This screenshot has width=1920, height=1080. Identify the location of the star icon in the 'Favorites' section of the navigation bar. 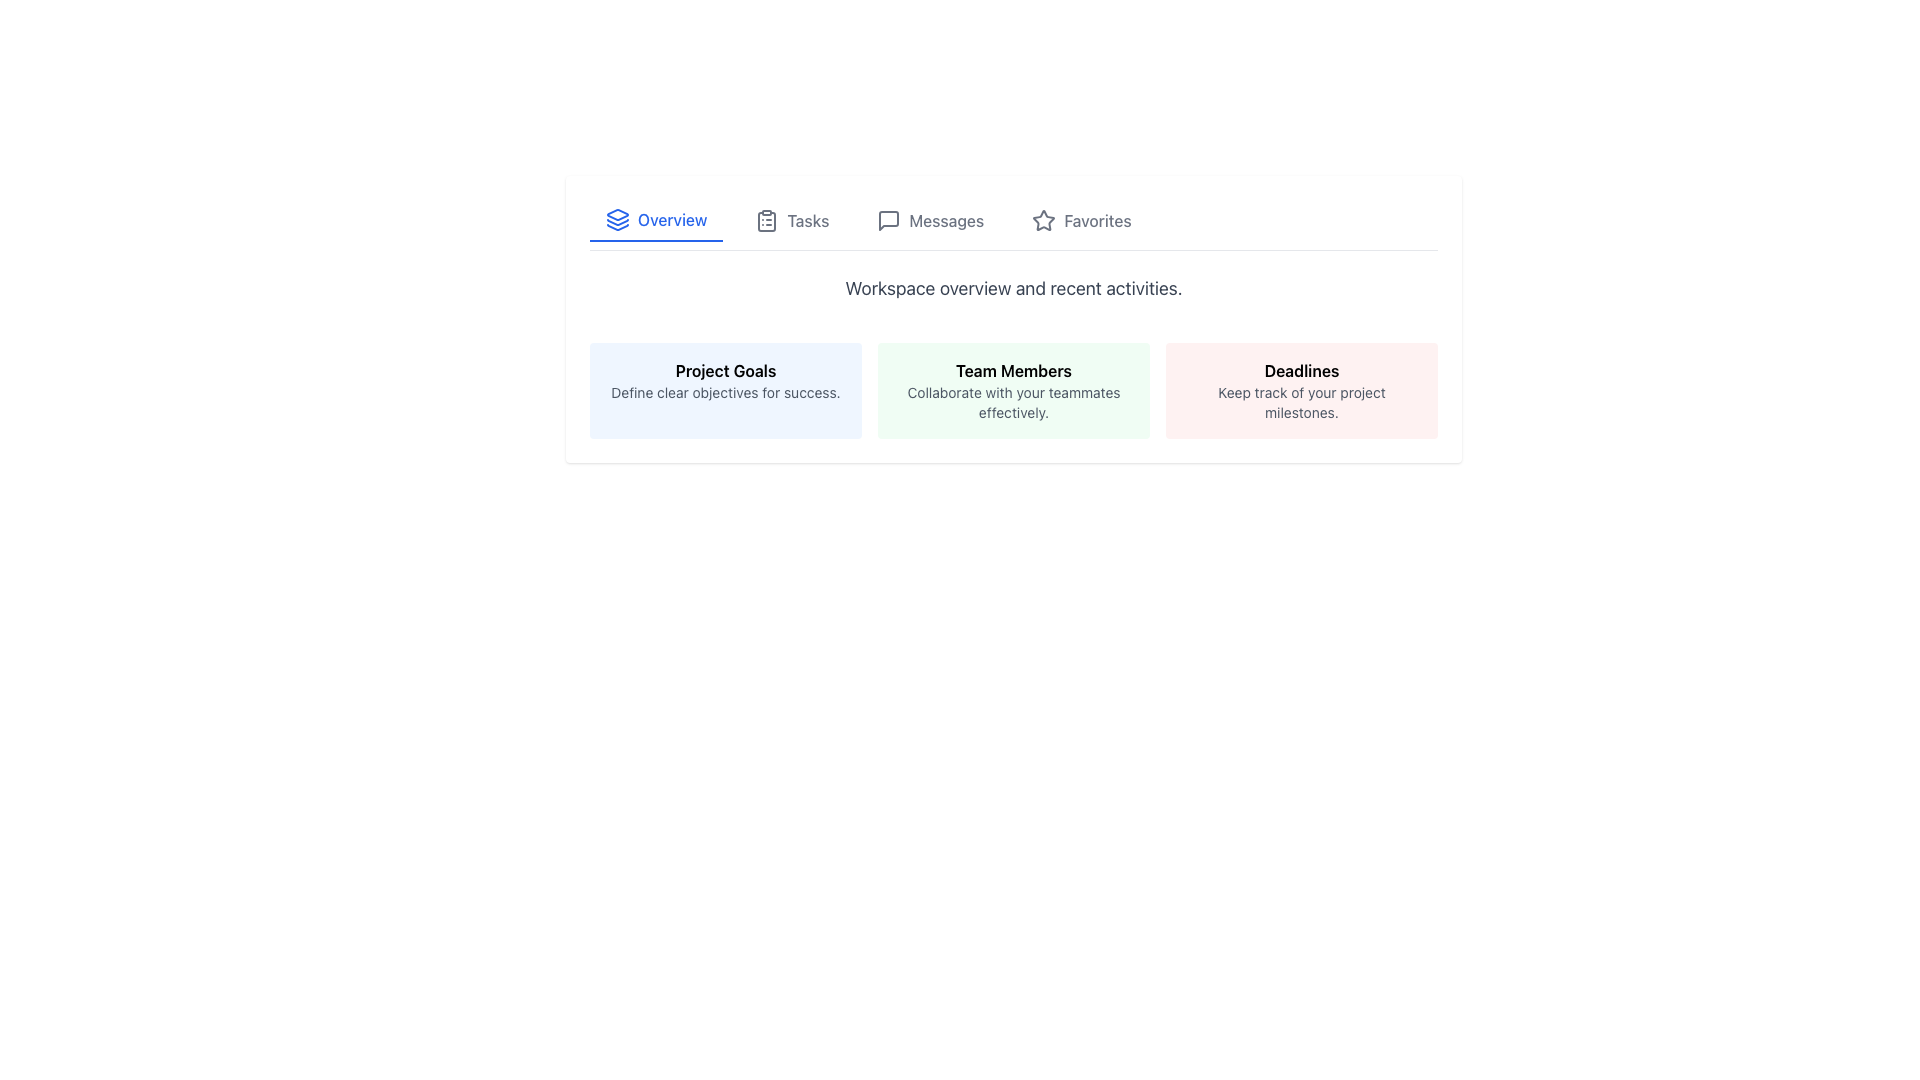
(1043, 220).